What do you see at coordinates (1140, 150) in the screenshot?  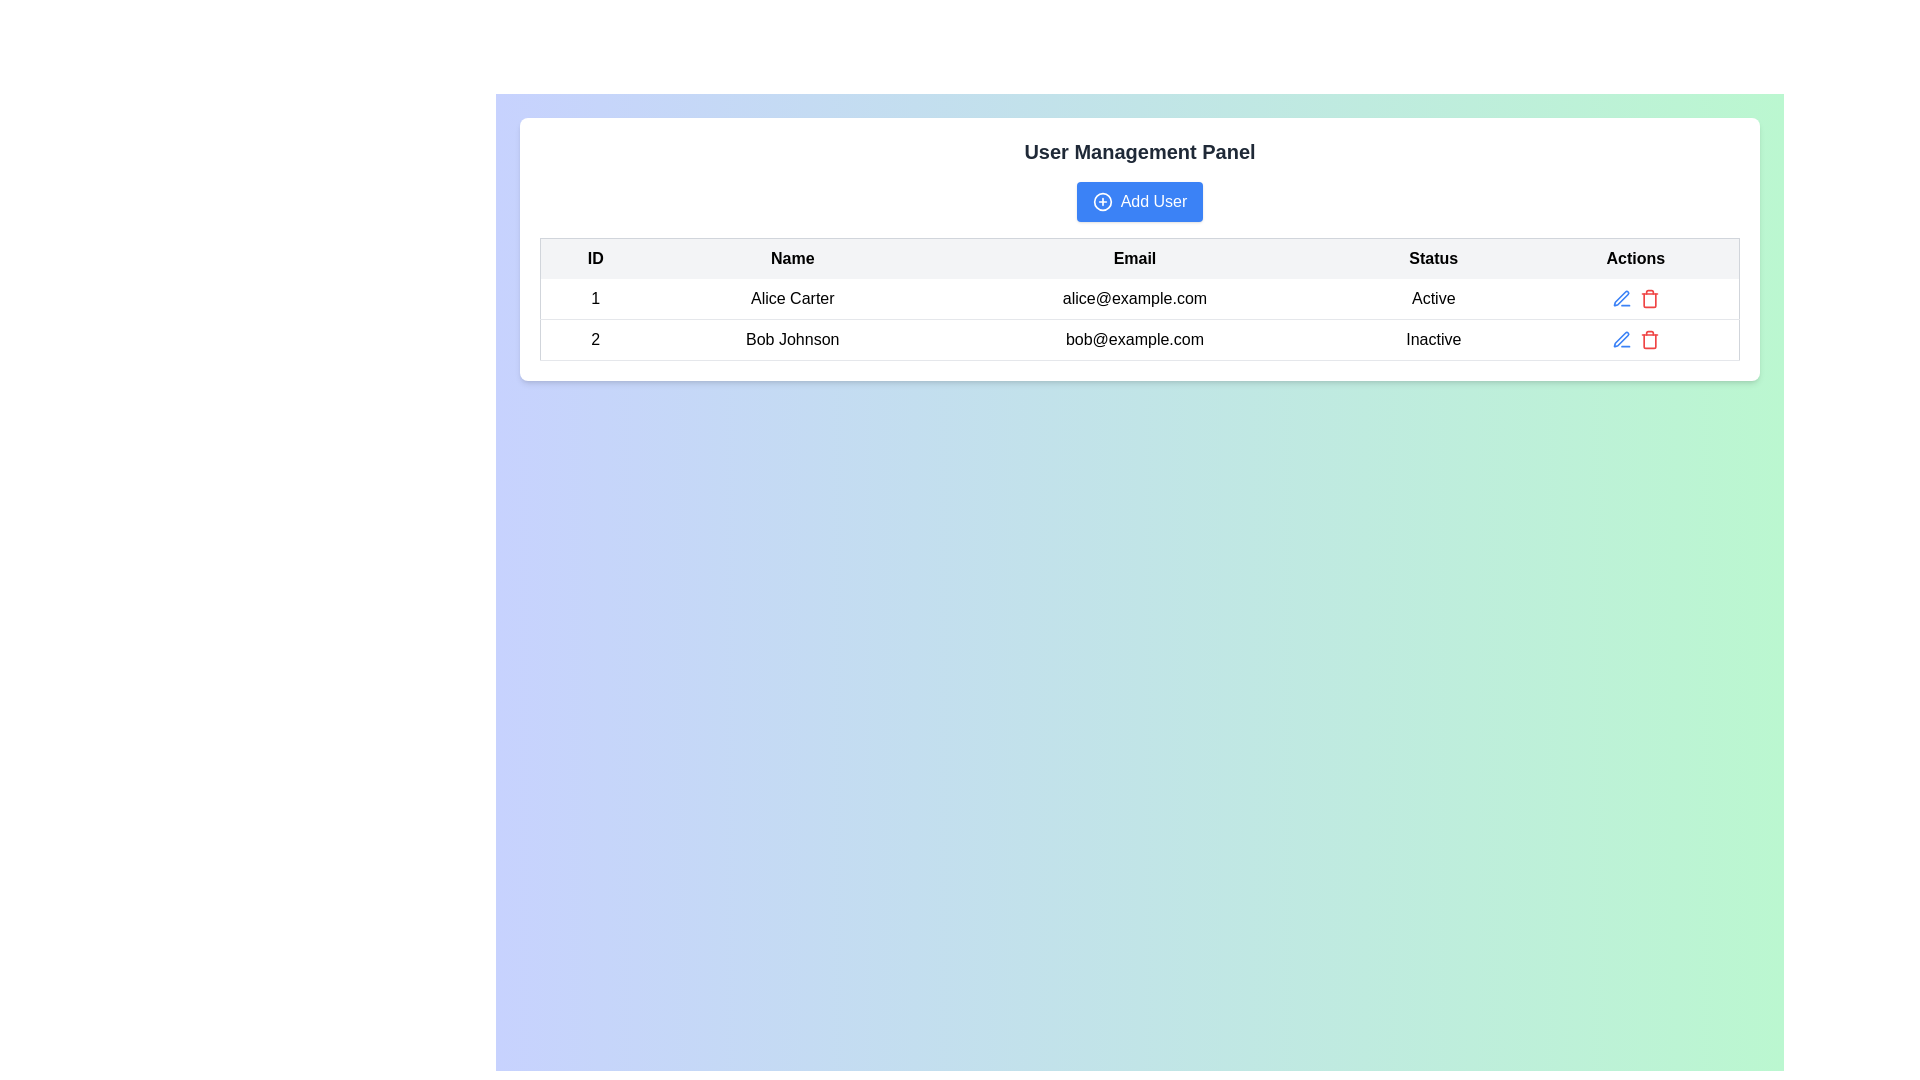 I see `the text header that says 'User Management Panel', which is prominently styled in bold and large font above the 'Add User' button` at bounding box center [1140, 150].